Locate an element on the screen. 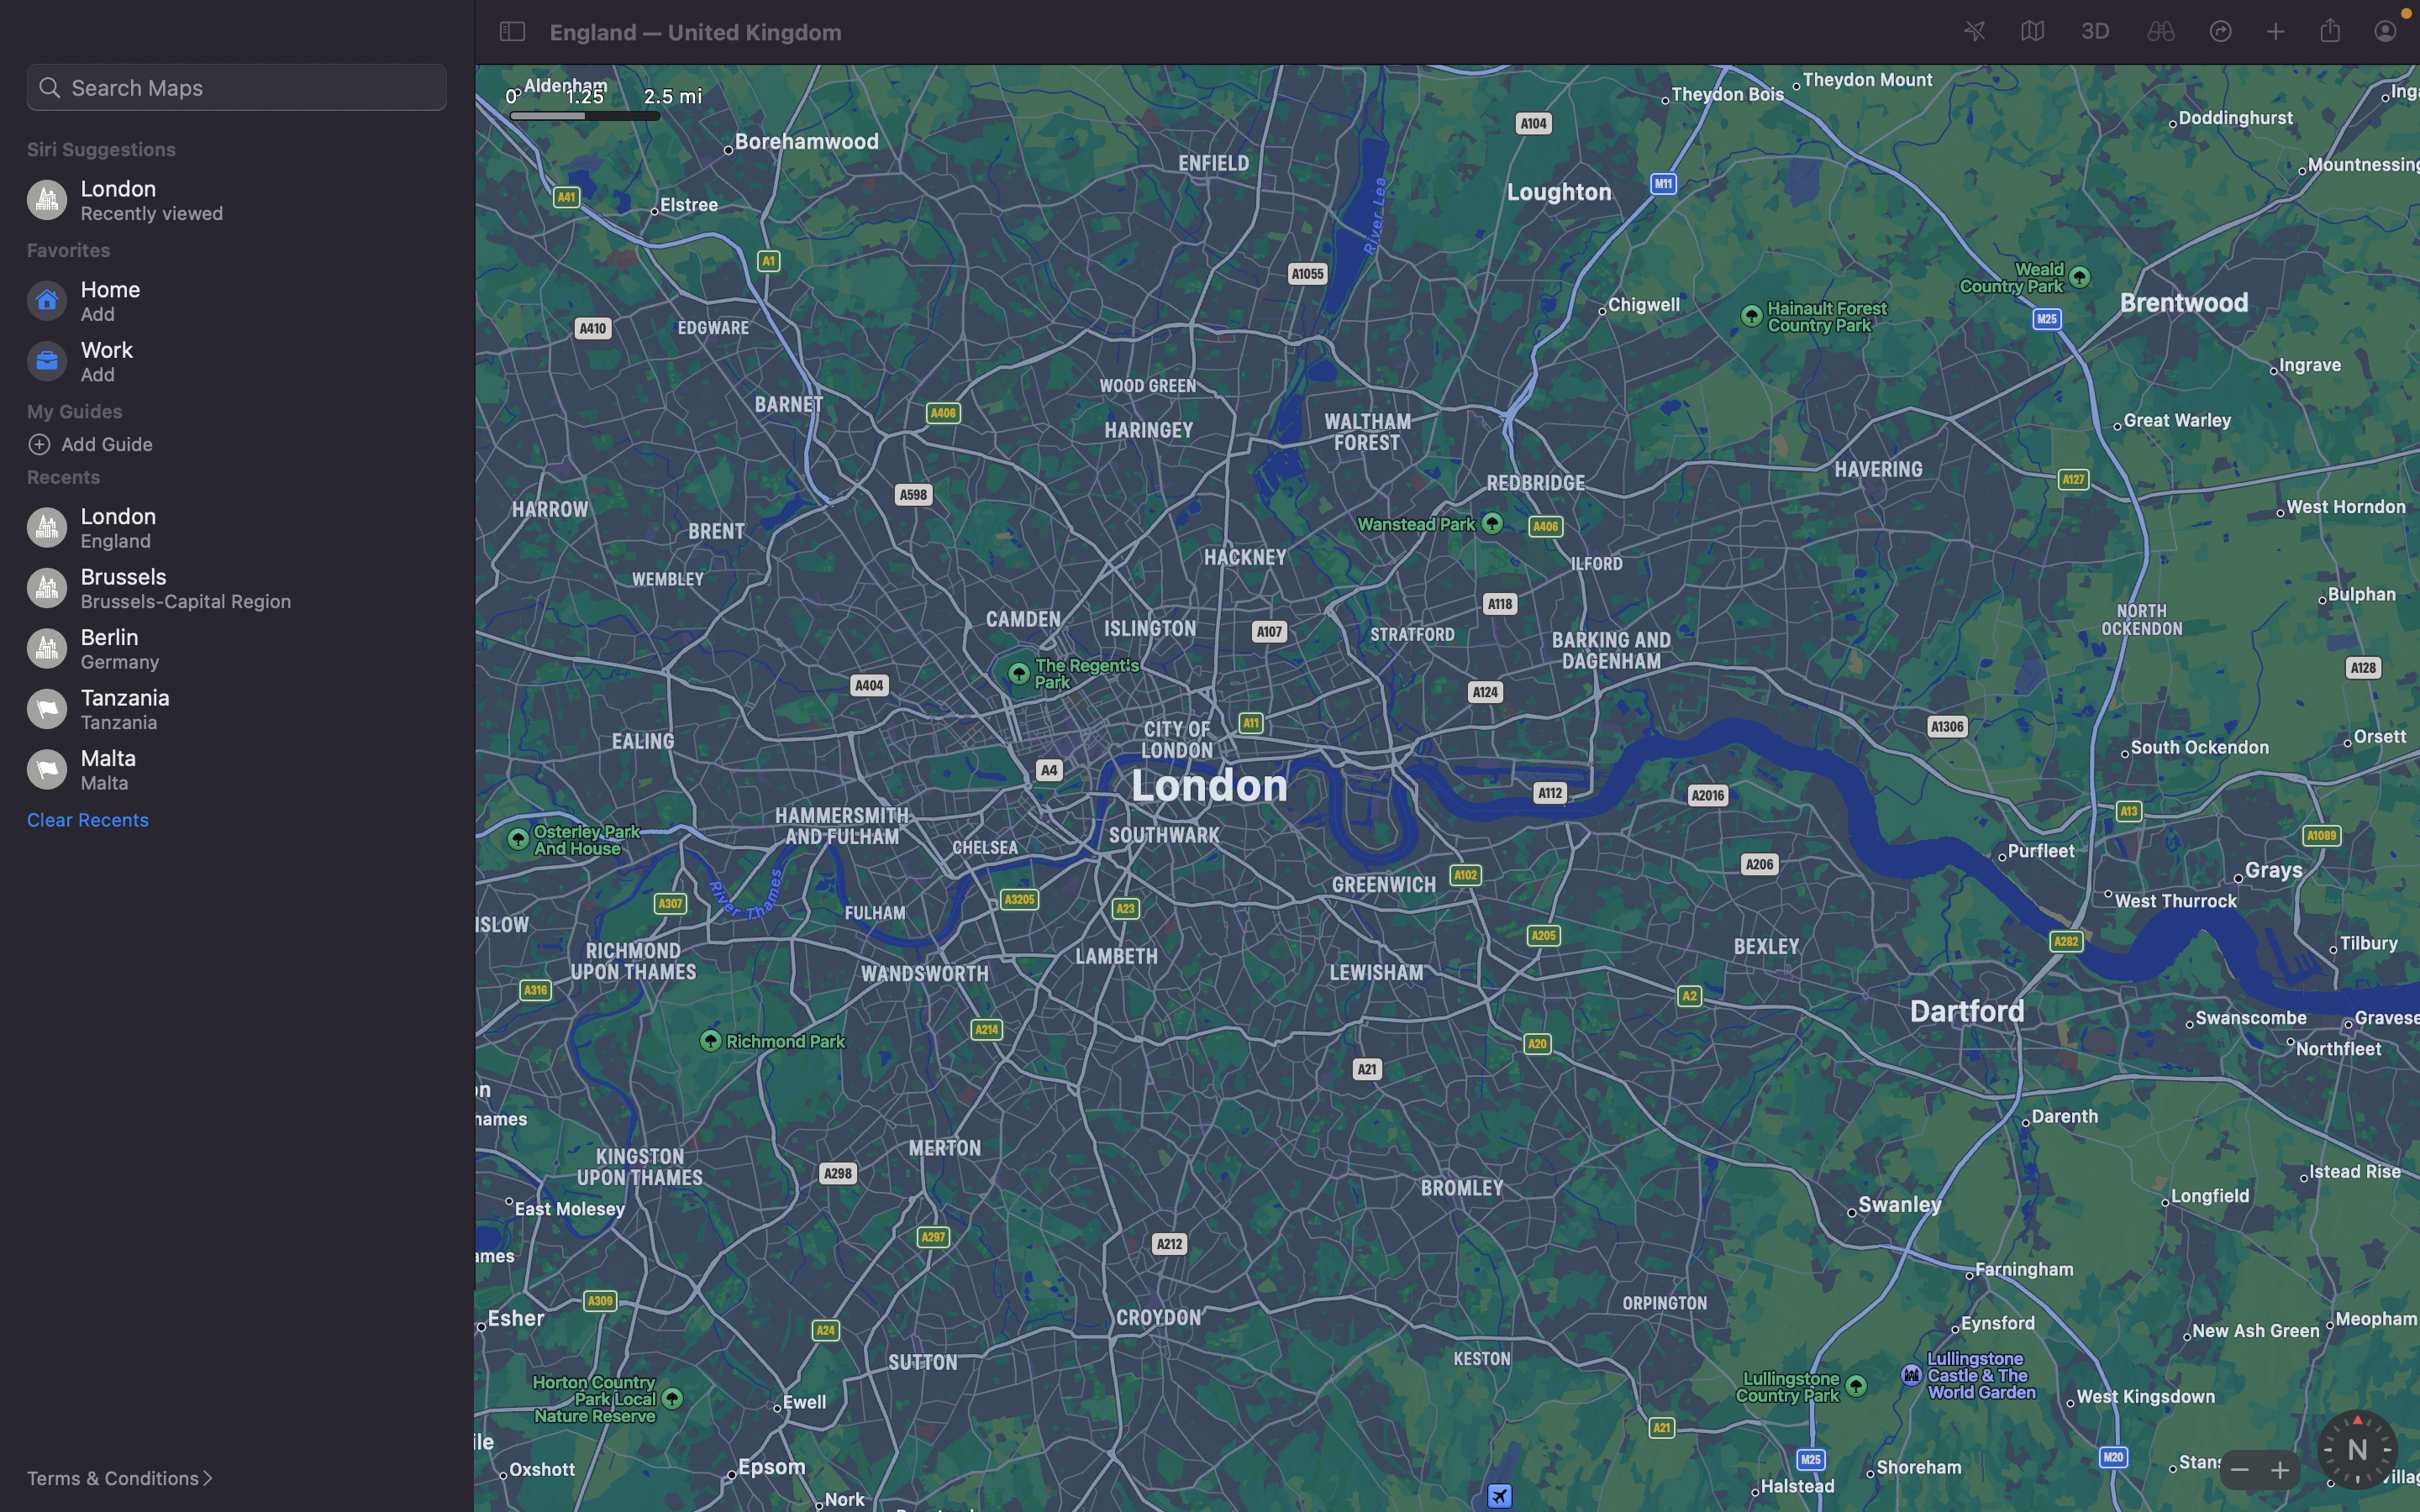 Image resolution: width=2420 pixels, height=1512 pixels. Zoom in on the map is located at coordinates (2275, 1468).